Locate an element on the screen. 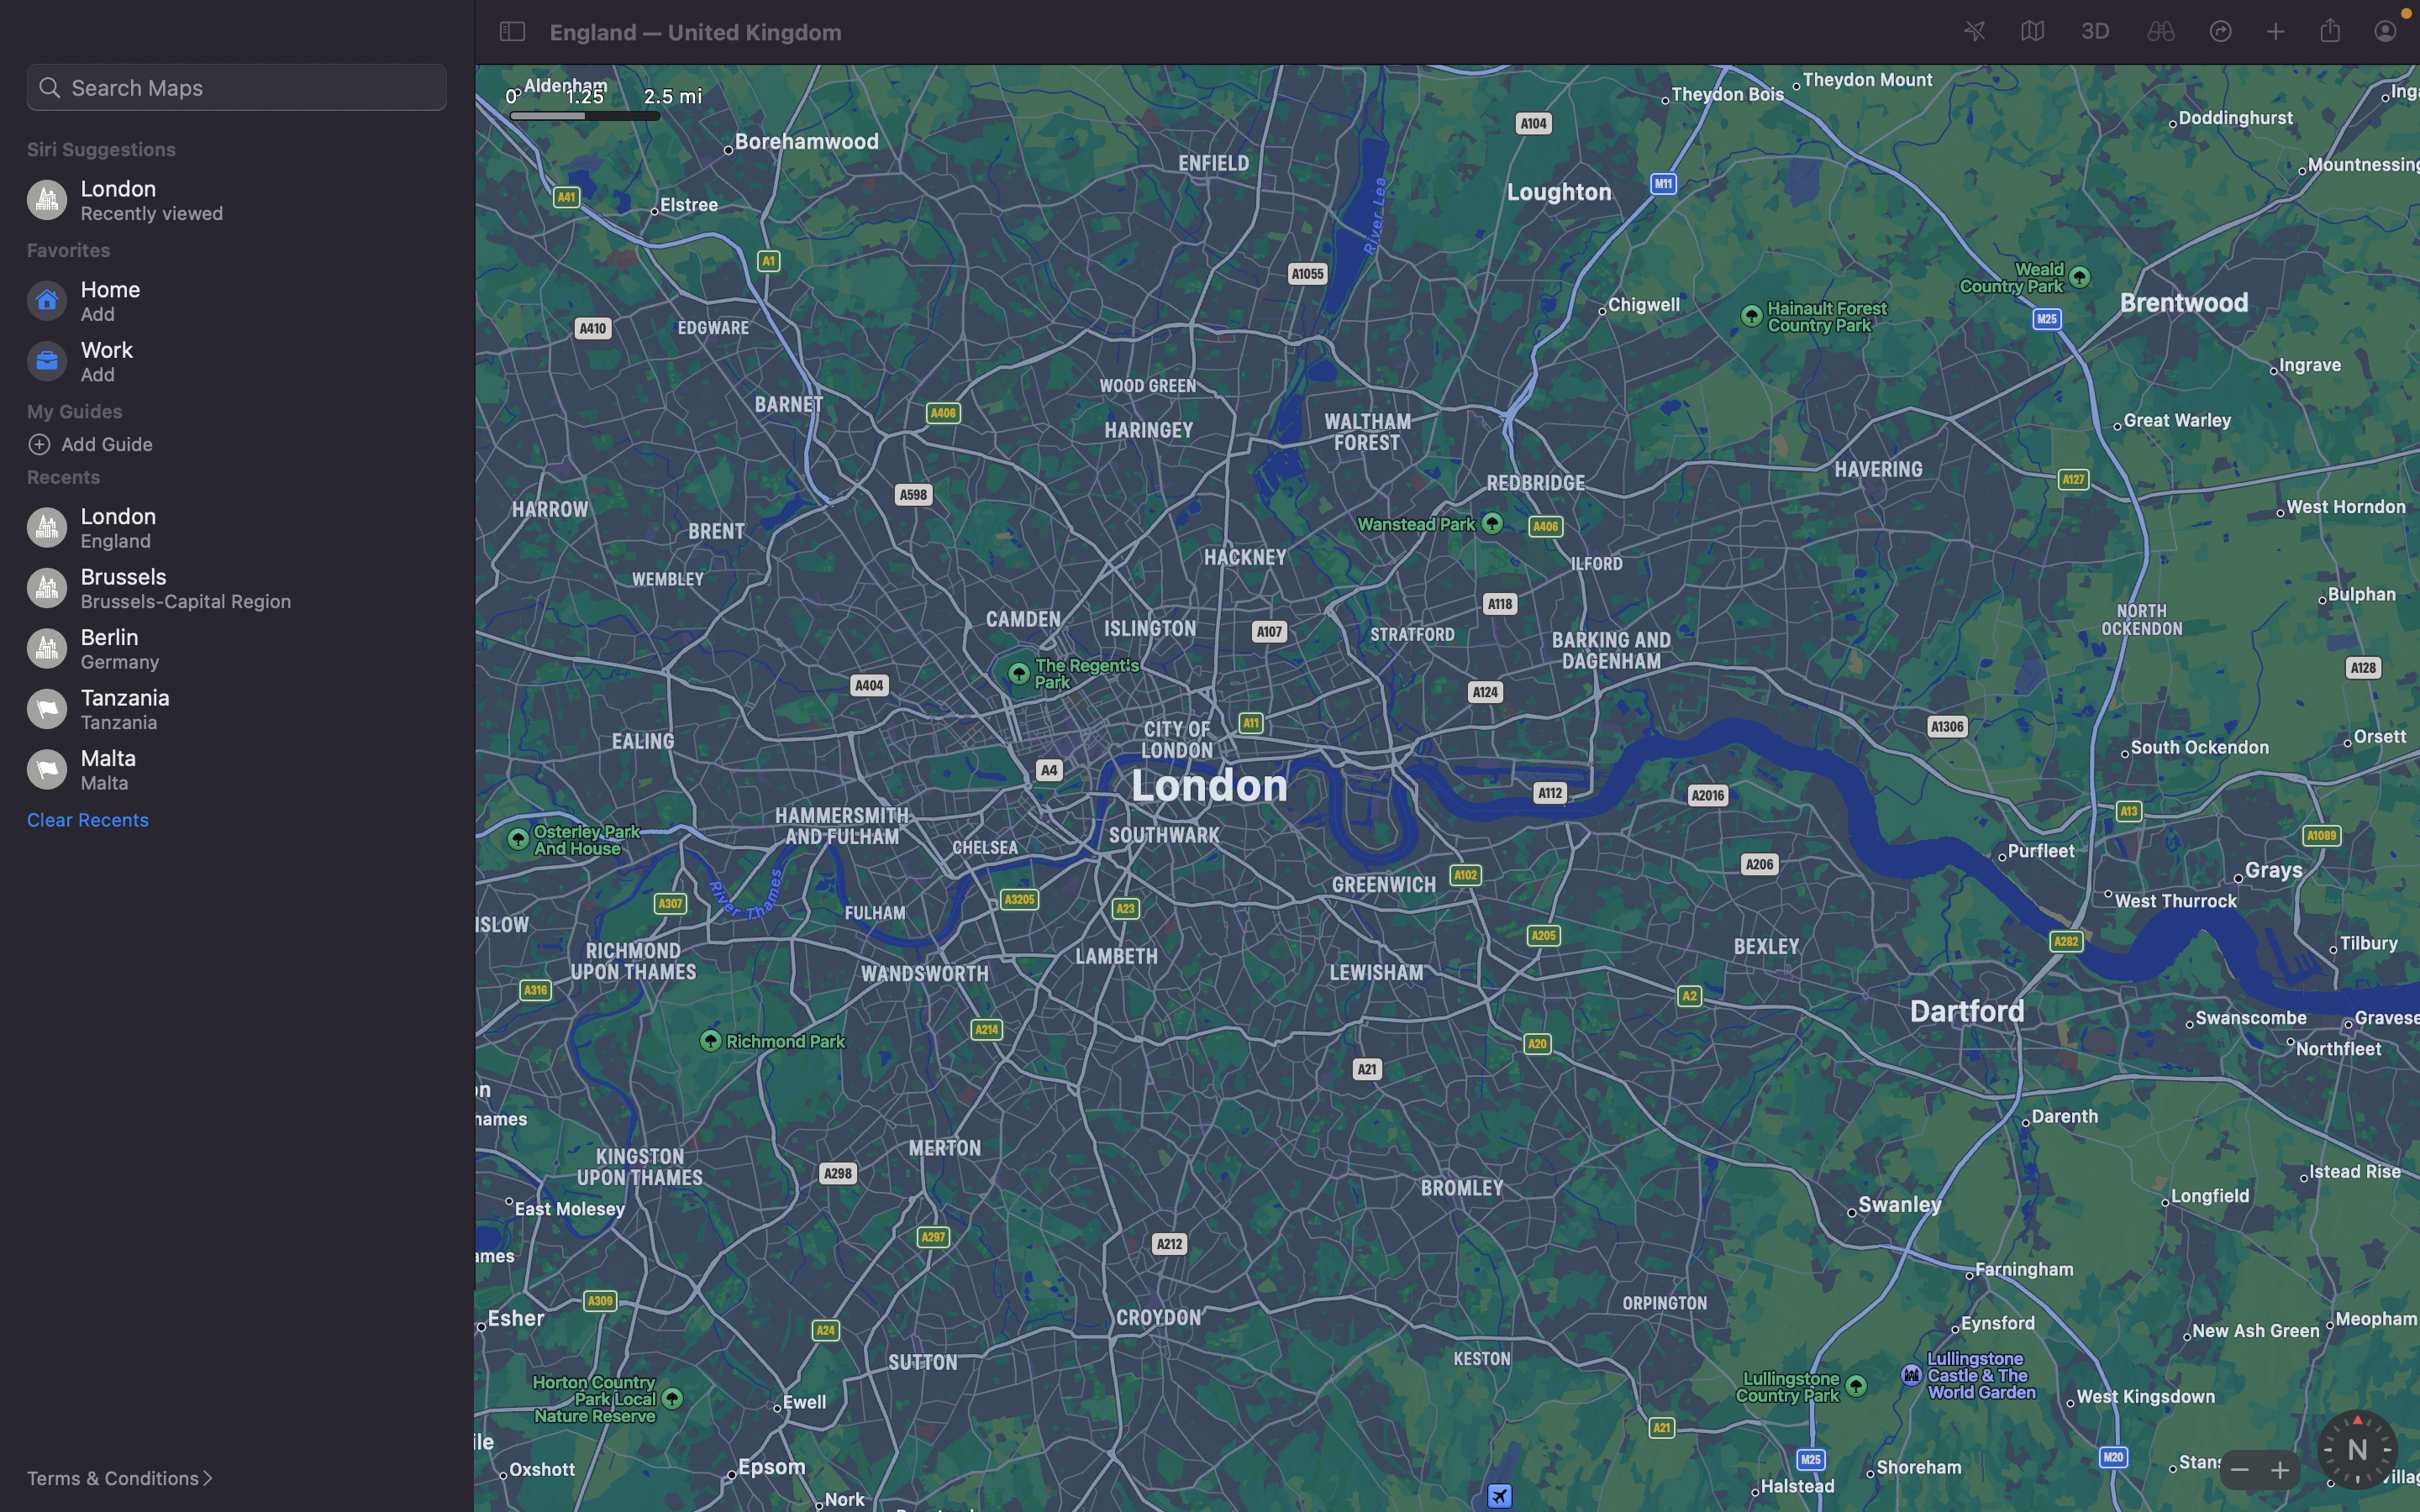 Image resolution: width=2420 pixels, height=1512 pixels. Zoom in on the map is located at coordinates (2275, 1468).